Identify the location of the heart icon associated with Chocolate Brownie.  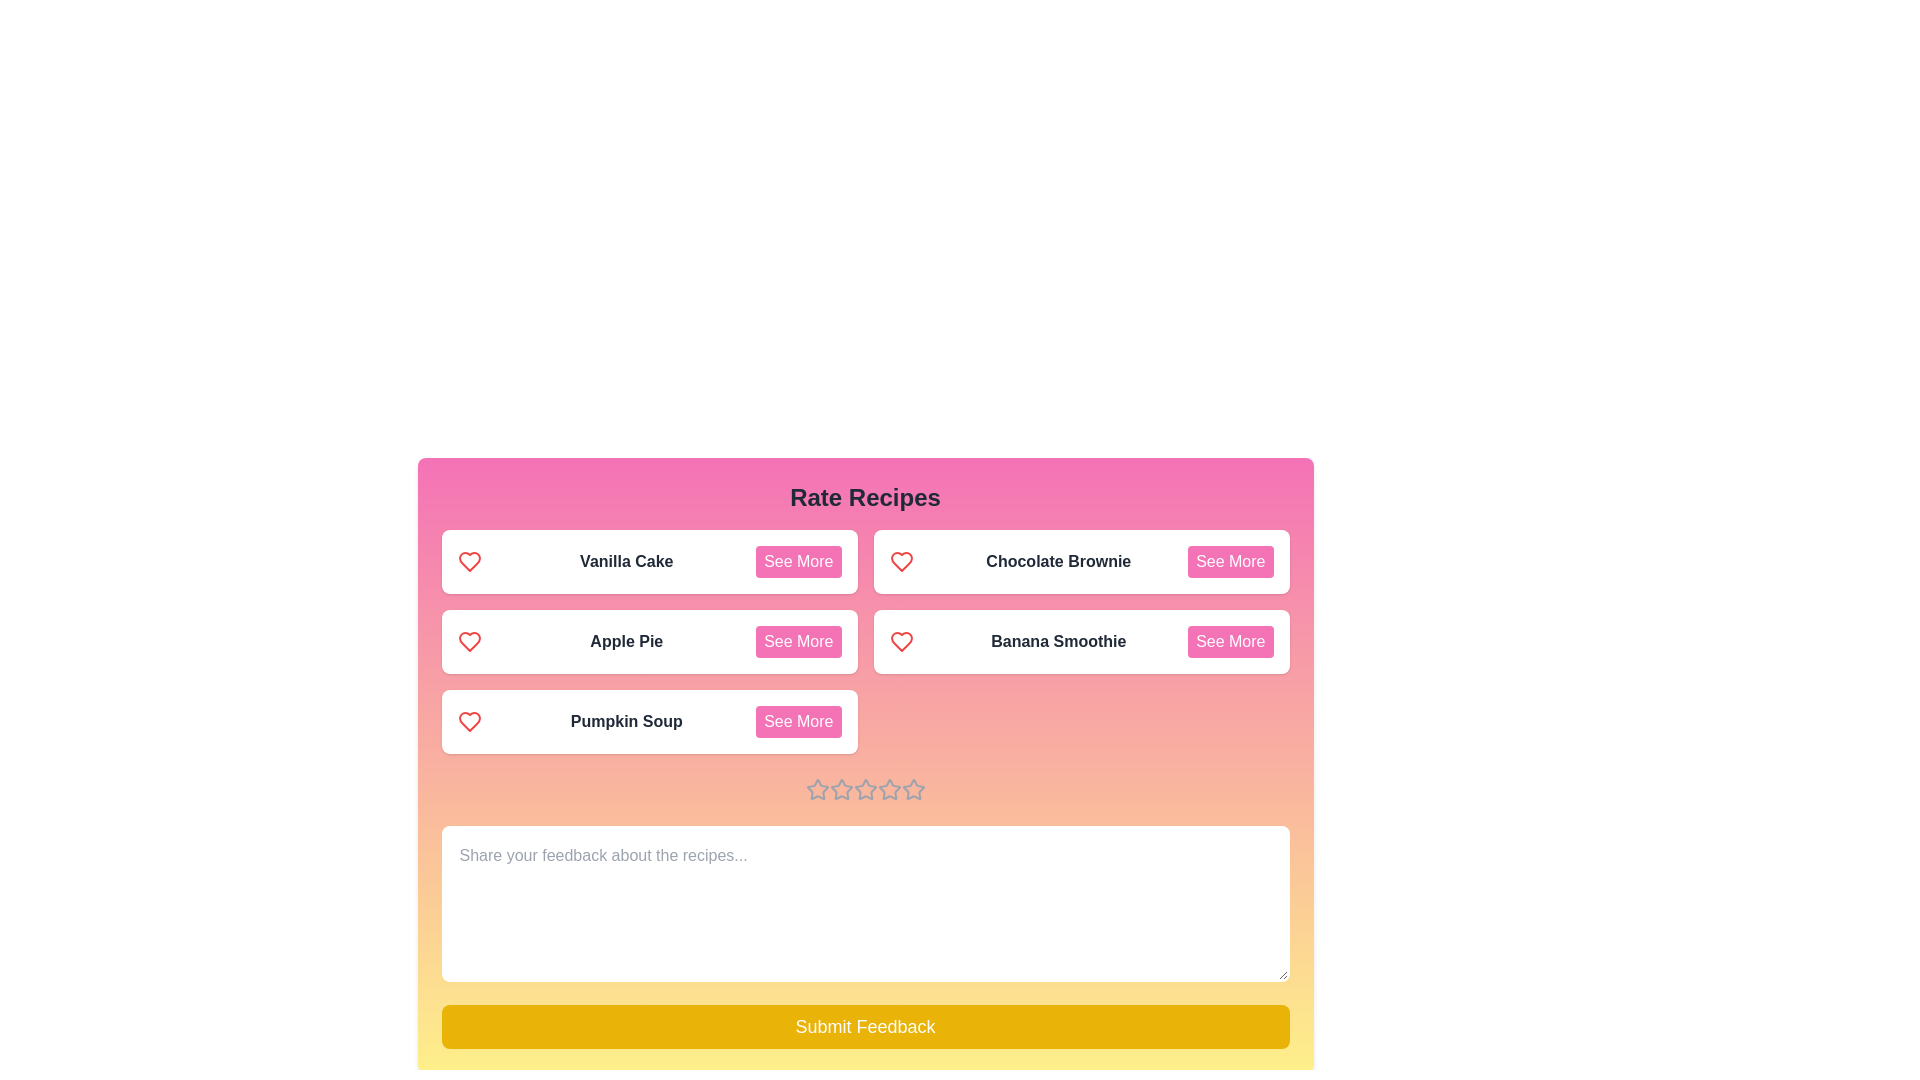
(900, 562).